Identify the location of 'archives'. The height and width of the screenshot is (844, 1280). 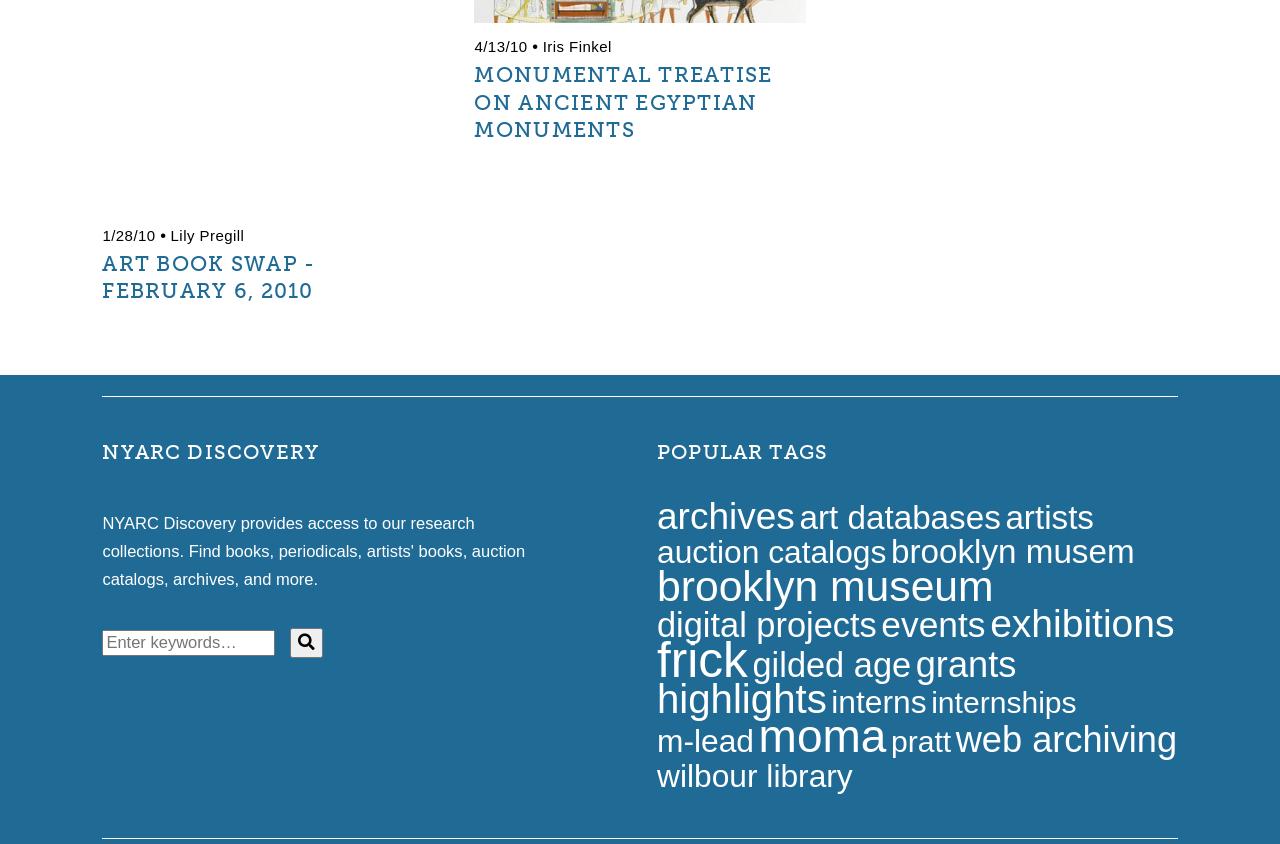
(723, 514).